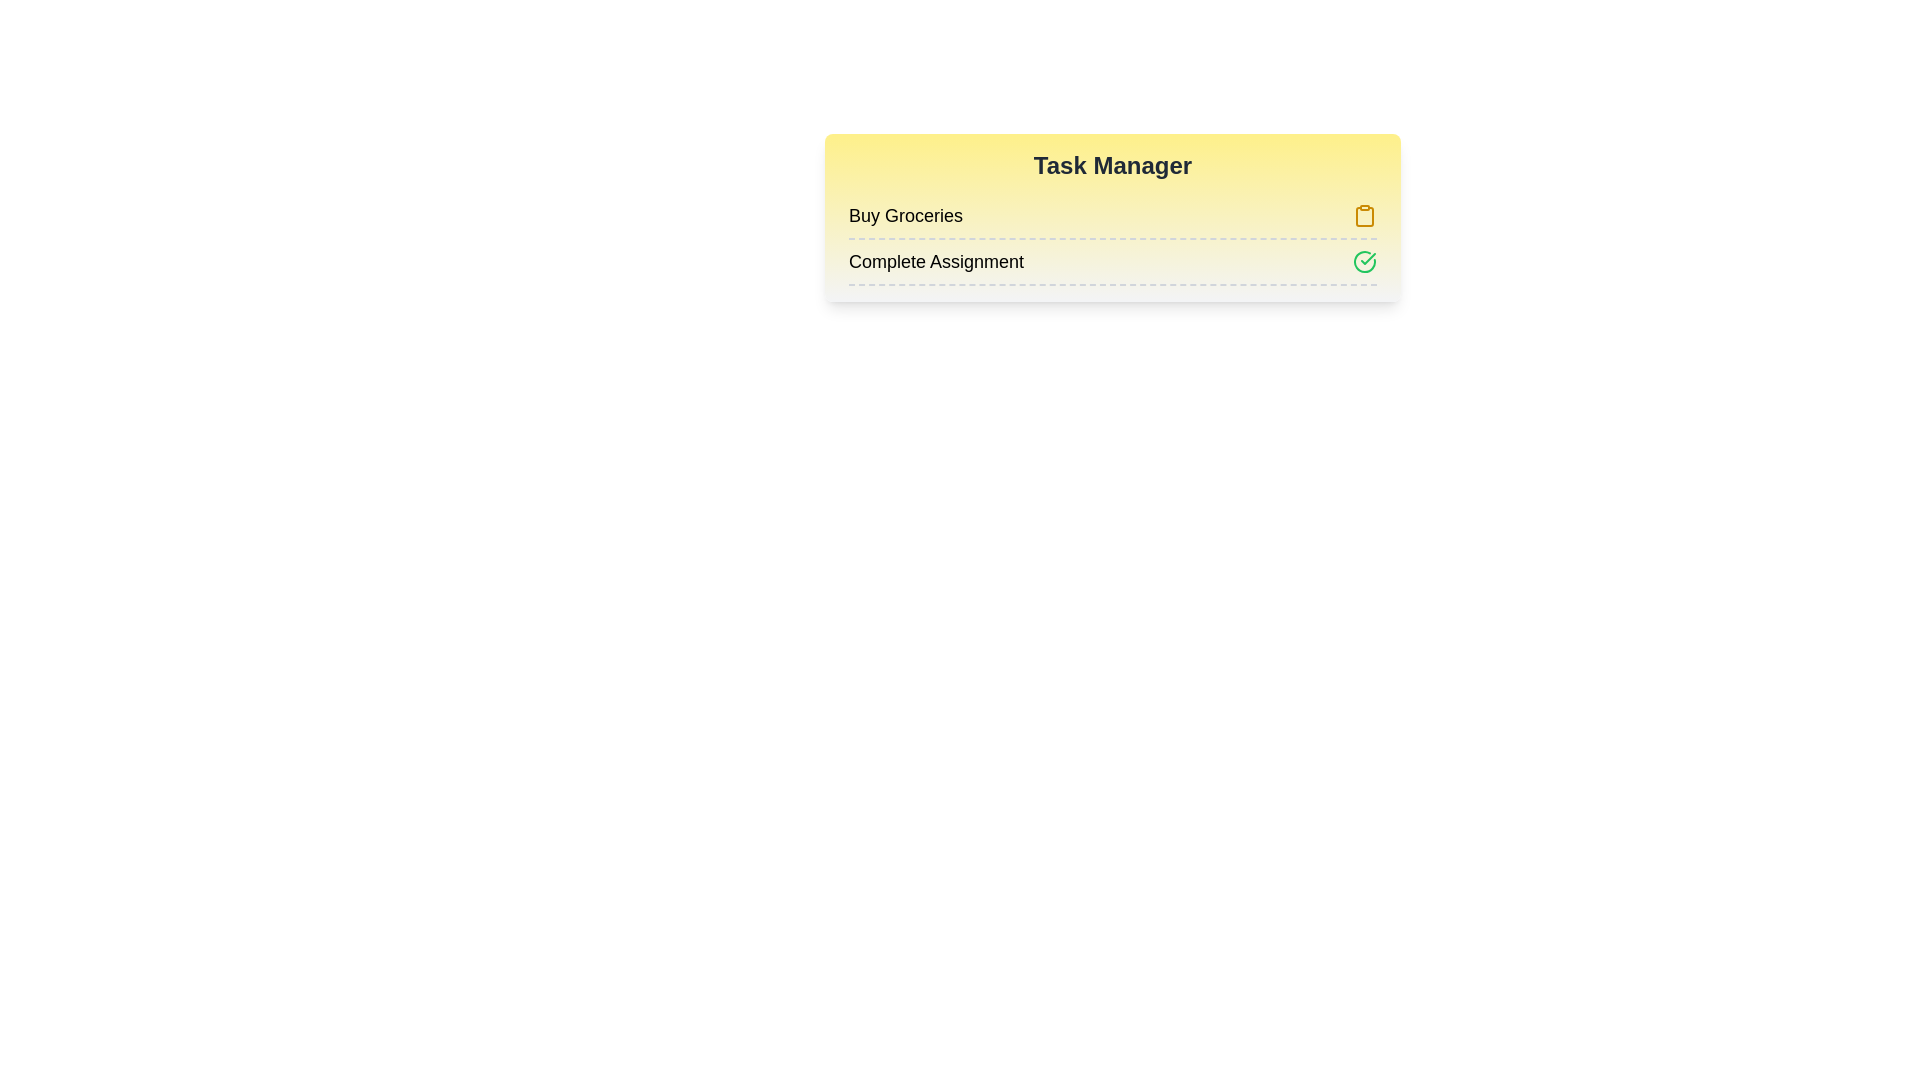 The width and height of the screenshot is (1920, 1080). I want to click on the completion icon located at the far-right side of the 'Complete Assignment' task row, so click(1363, 261).